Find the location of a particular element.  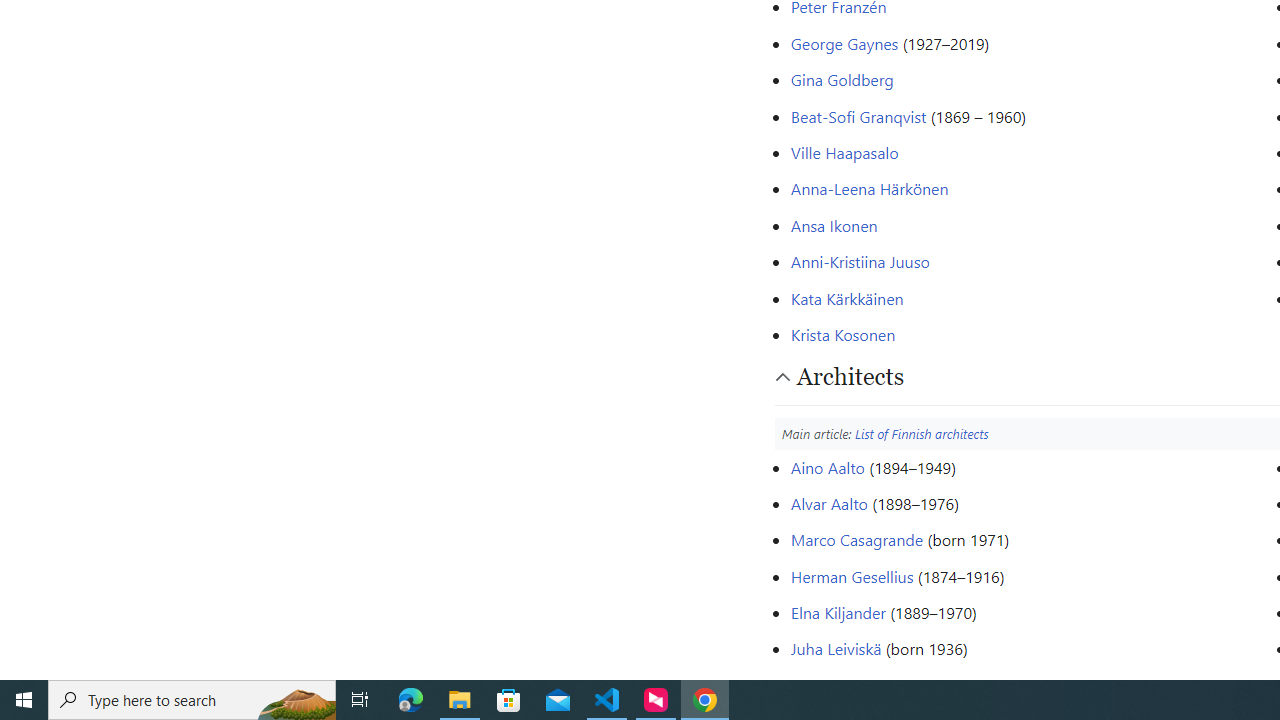

'Alvar Aalto' is located at coordinates (828, 501).